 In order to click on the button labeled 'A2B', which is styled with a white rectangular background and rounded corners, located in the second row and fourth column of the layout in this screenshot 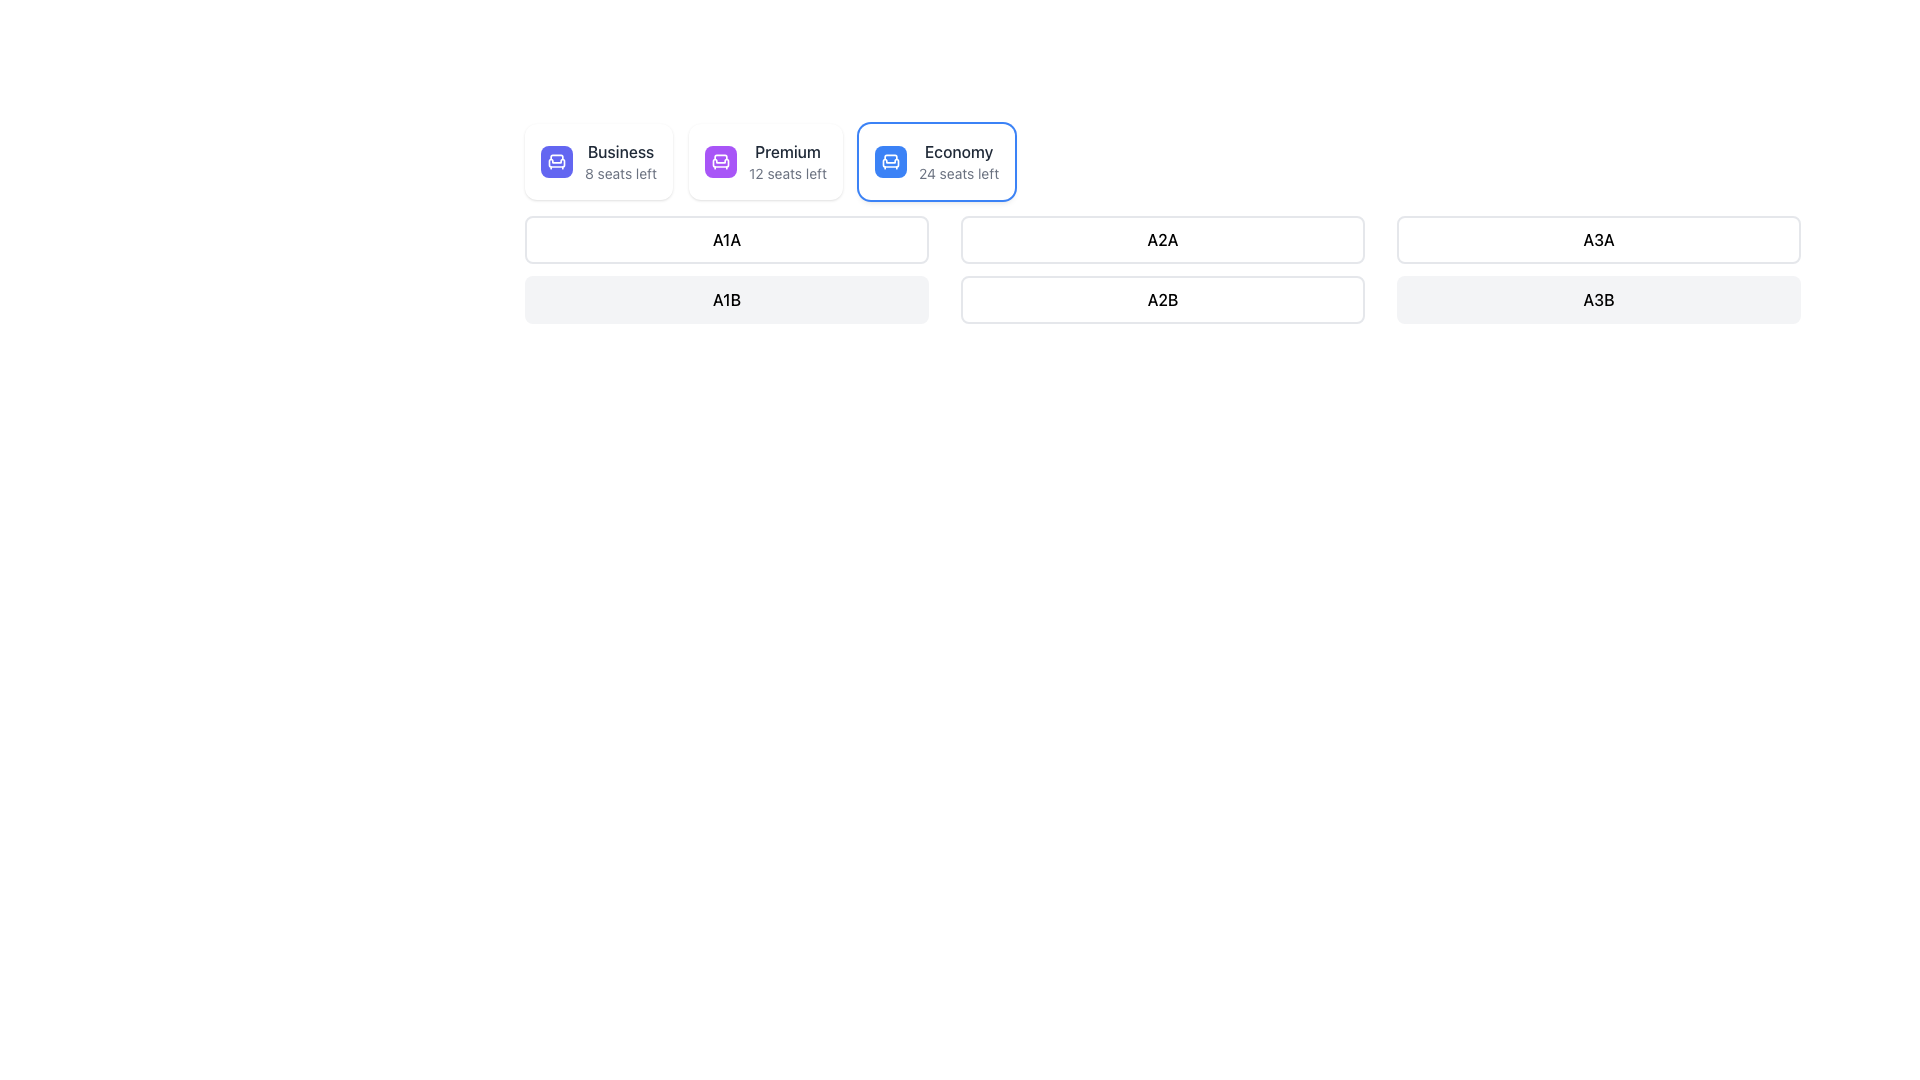, I will do `click(1162, 300)`.